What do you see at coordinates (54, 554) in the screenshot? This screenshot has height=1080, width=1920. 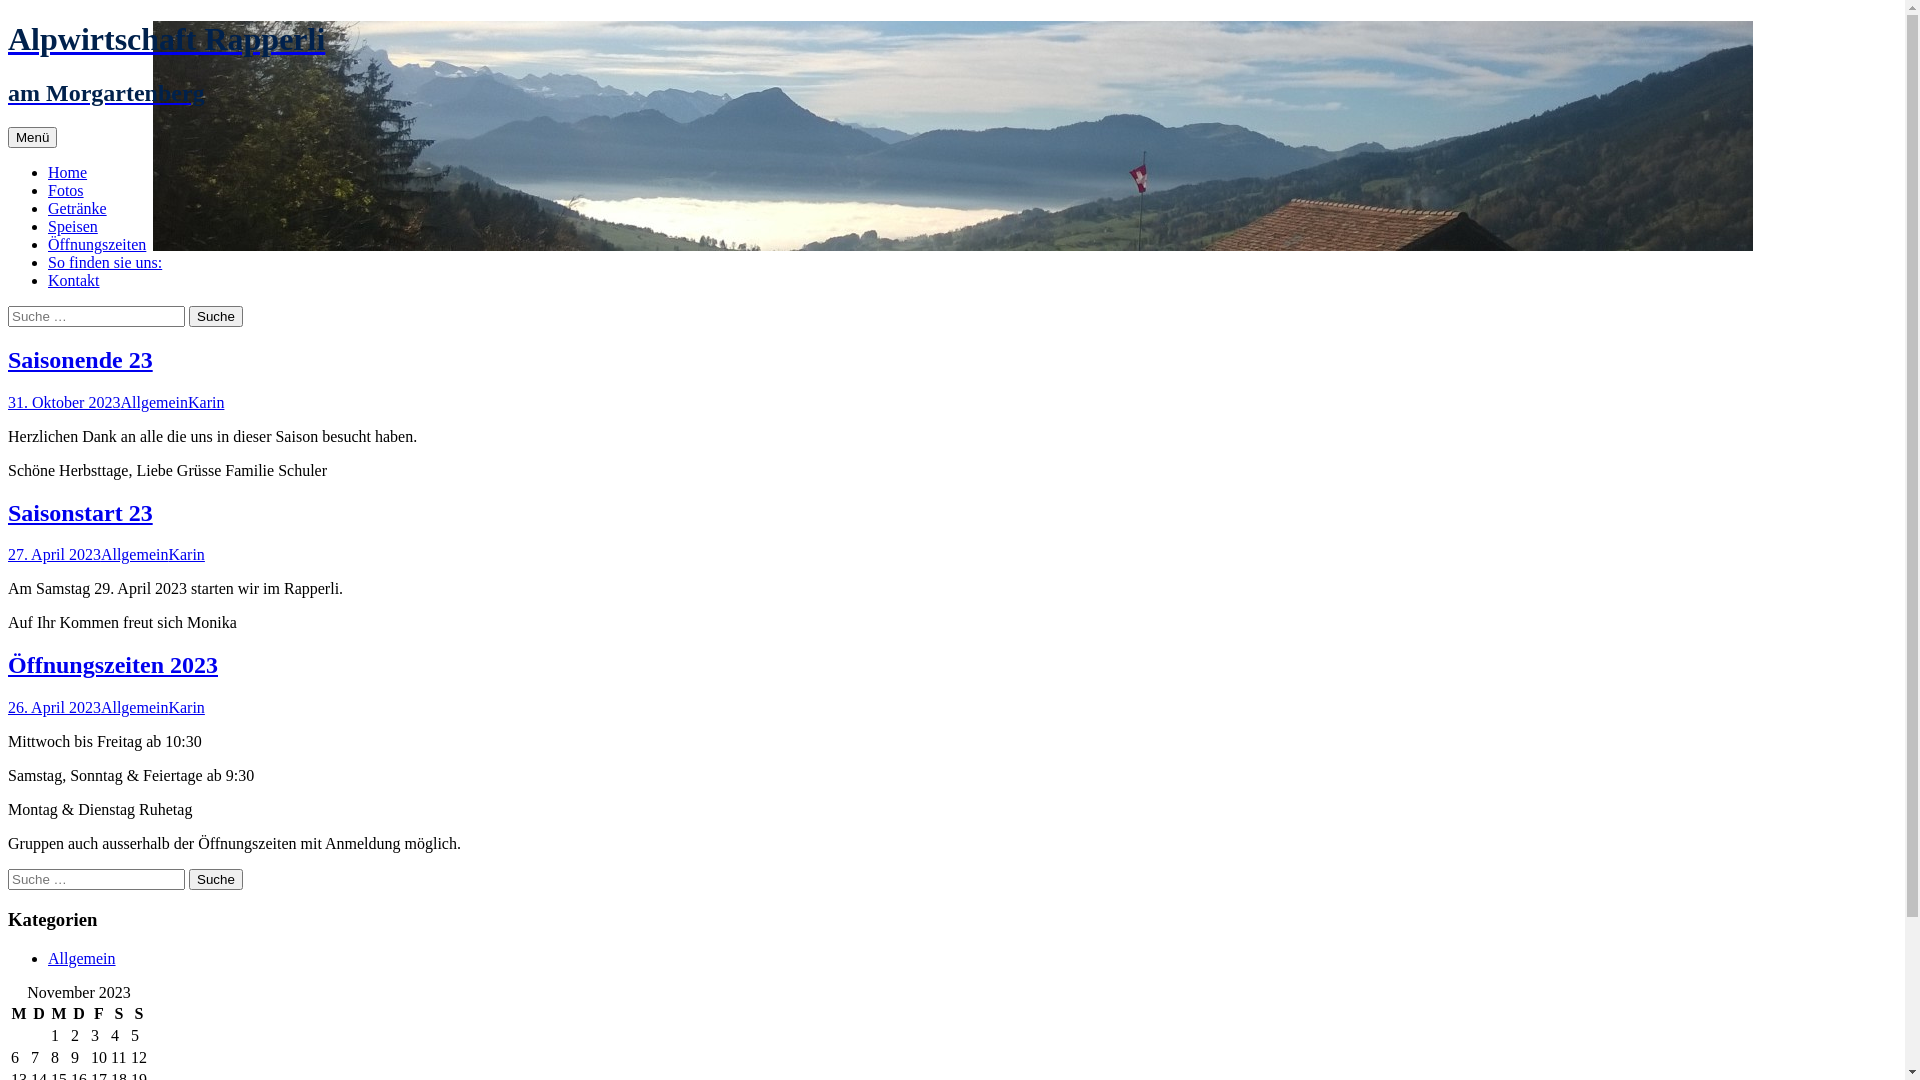 I see `'27. April 2023'` at bounding box center [54, 554].